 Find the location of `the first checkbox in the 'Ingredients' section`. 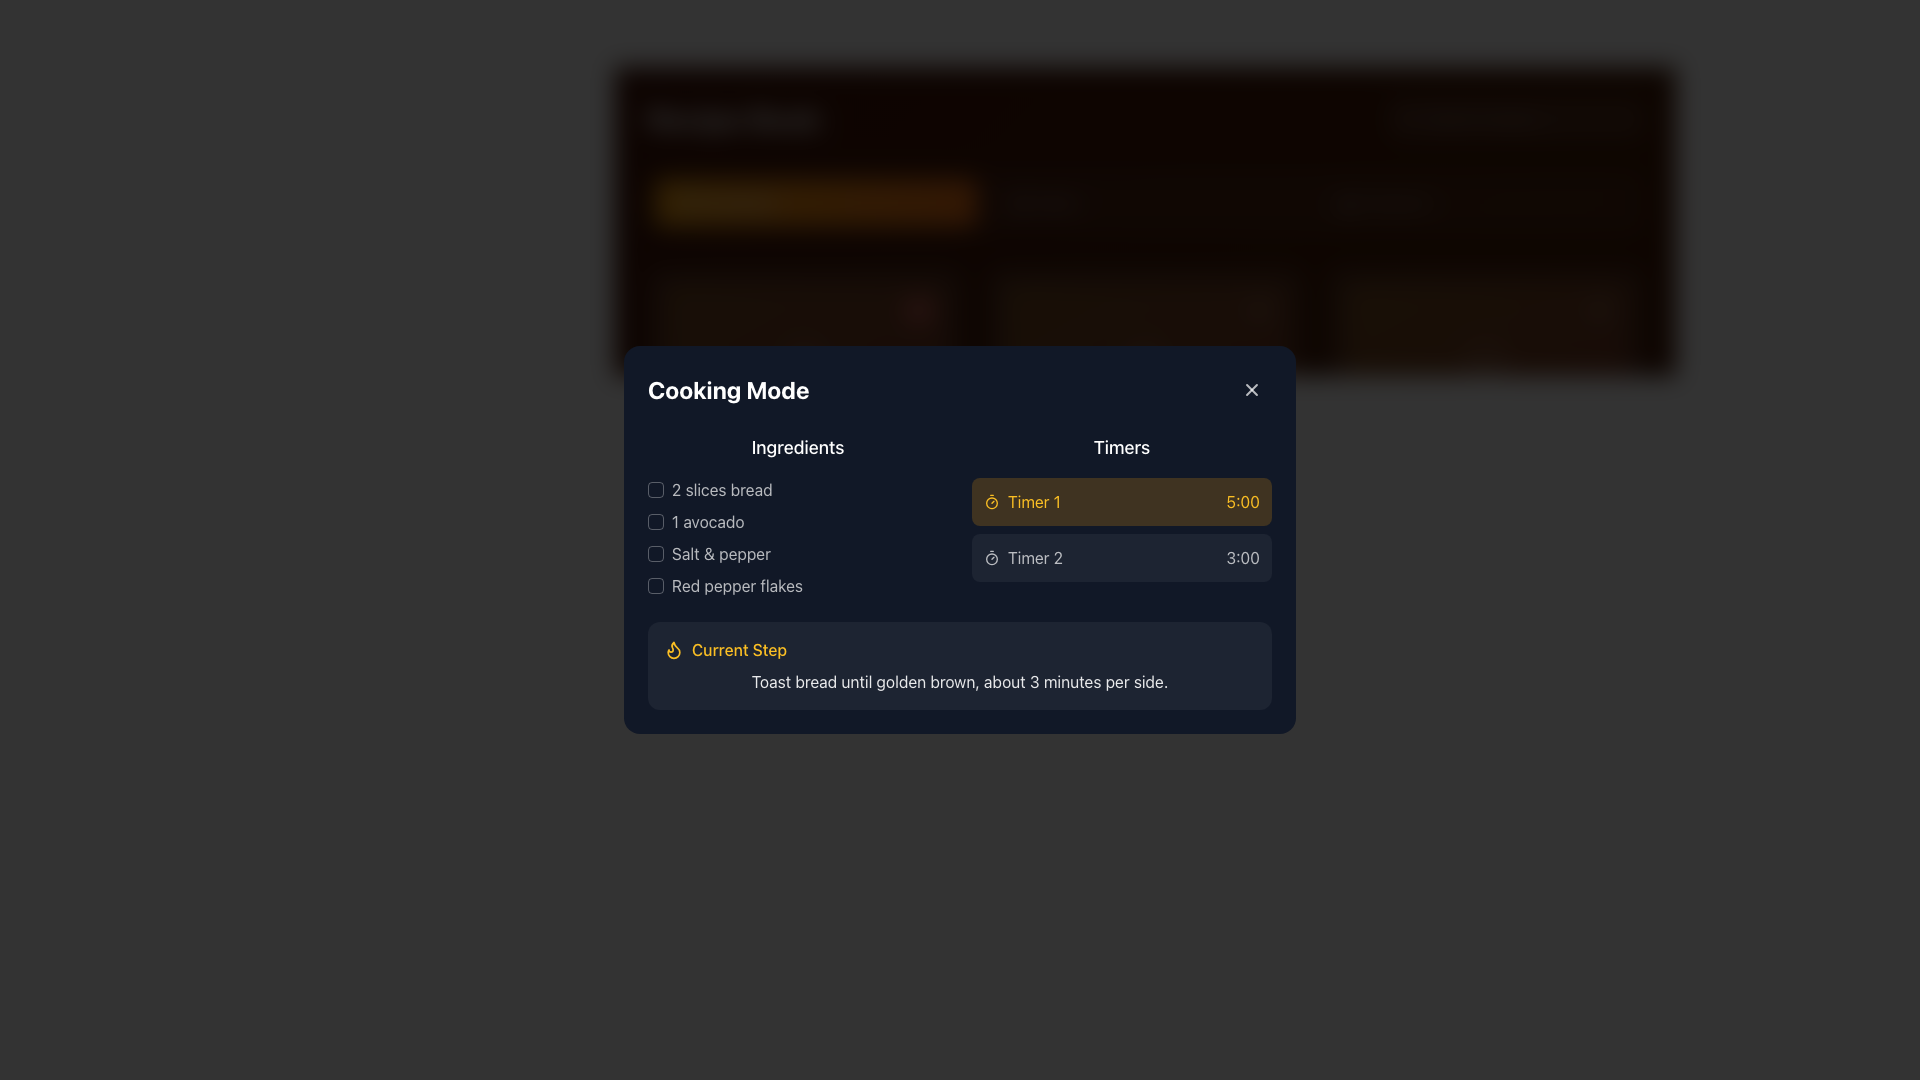

the first checkbox in the 'Ingredients' section is located at coordinates (656, 489).